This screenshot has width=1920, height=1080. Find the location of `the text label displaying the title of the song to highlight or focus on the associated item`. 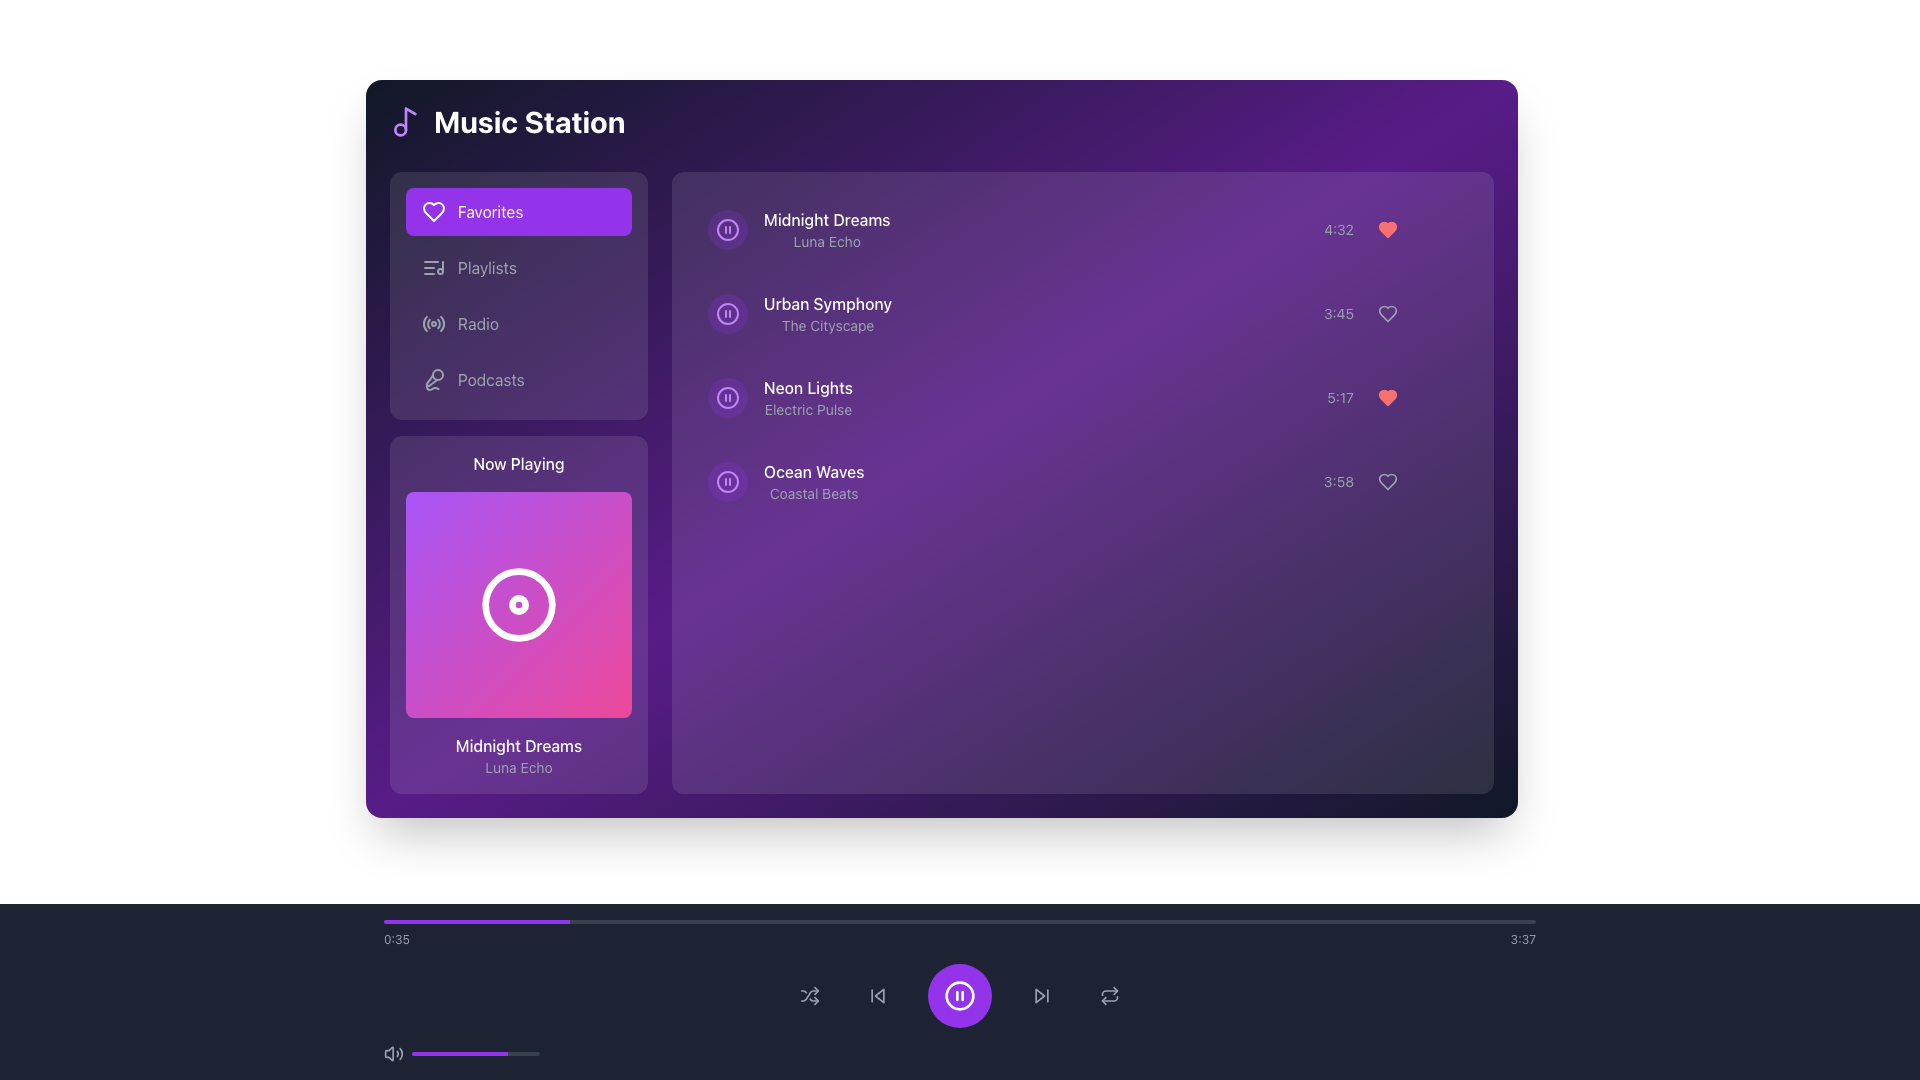

the text label displaying the title of the song to highlight or focus on the associated item is located at coordinates (826, 219).